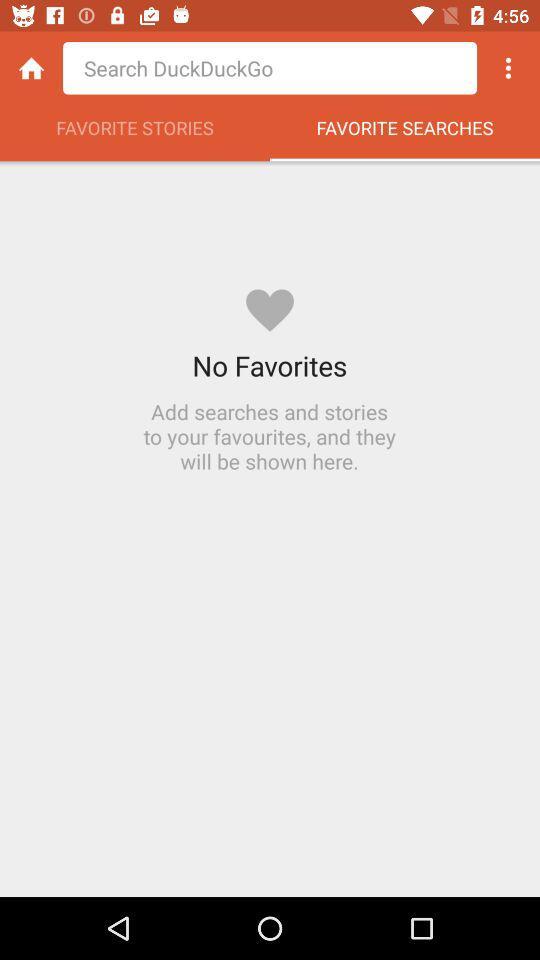 Image resolution: width=540 pixels, height=960 pixels. I want to click on the option point search something, so click(270, 68).